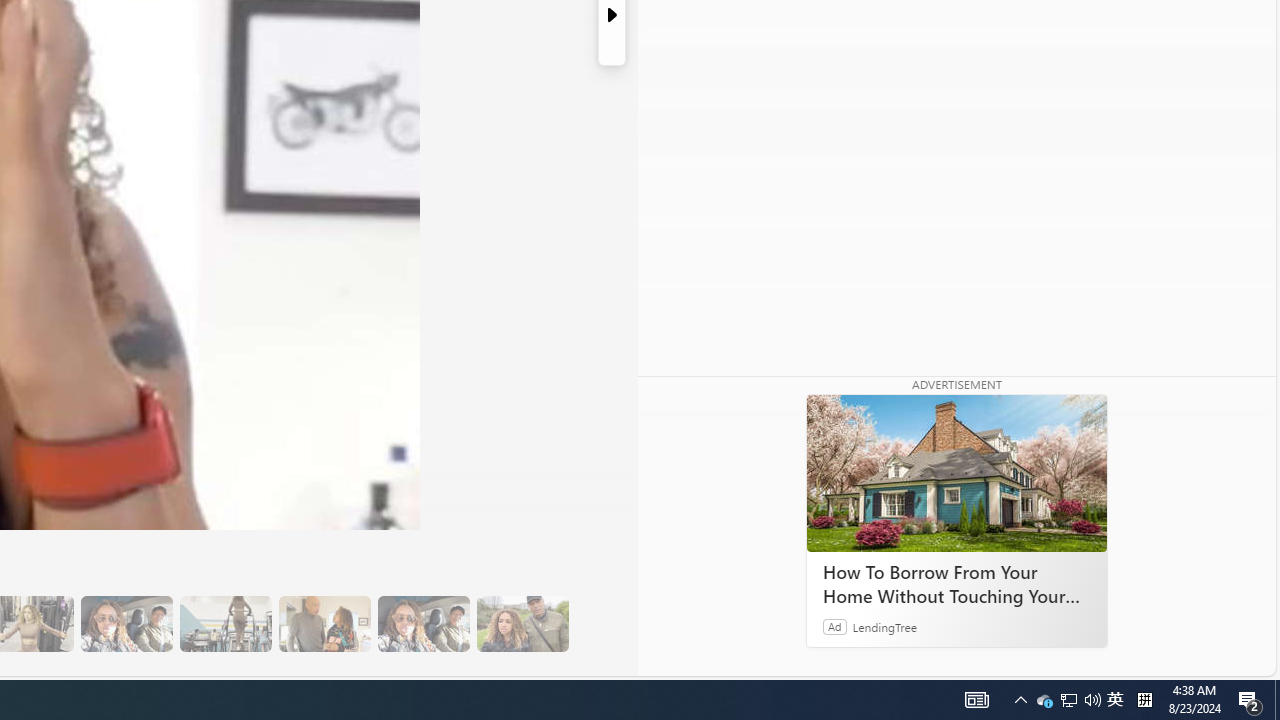 Image resolution: width=1280 pixels, height=720 pixels. What do you see at coordinates (522, 623) in the screenshot?
I see `'20 Overall, It Will Improve Your Health'` at bounding box center [522, 623].